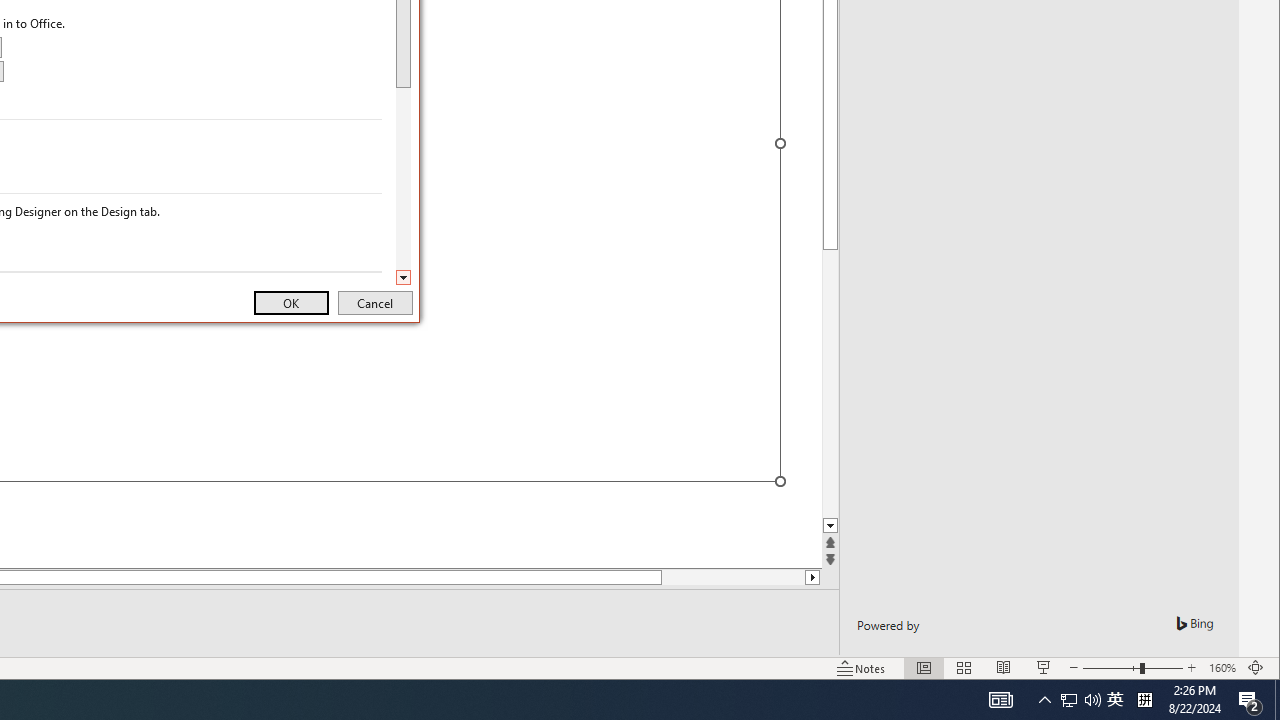 The width and height of the screenshot is (1280, 720). I want to click on 'Cancel', so click(375, 303).